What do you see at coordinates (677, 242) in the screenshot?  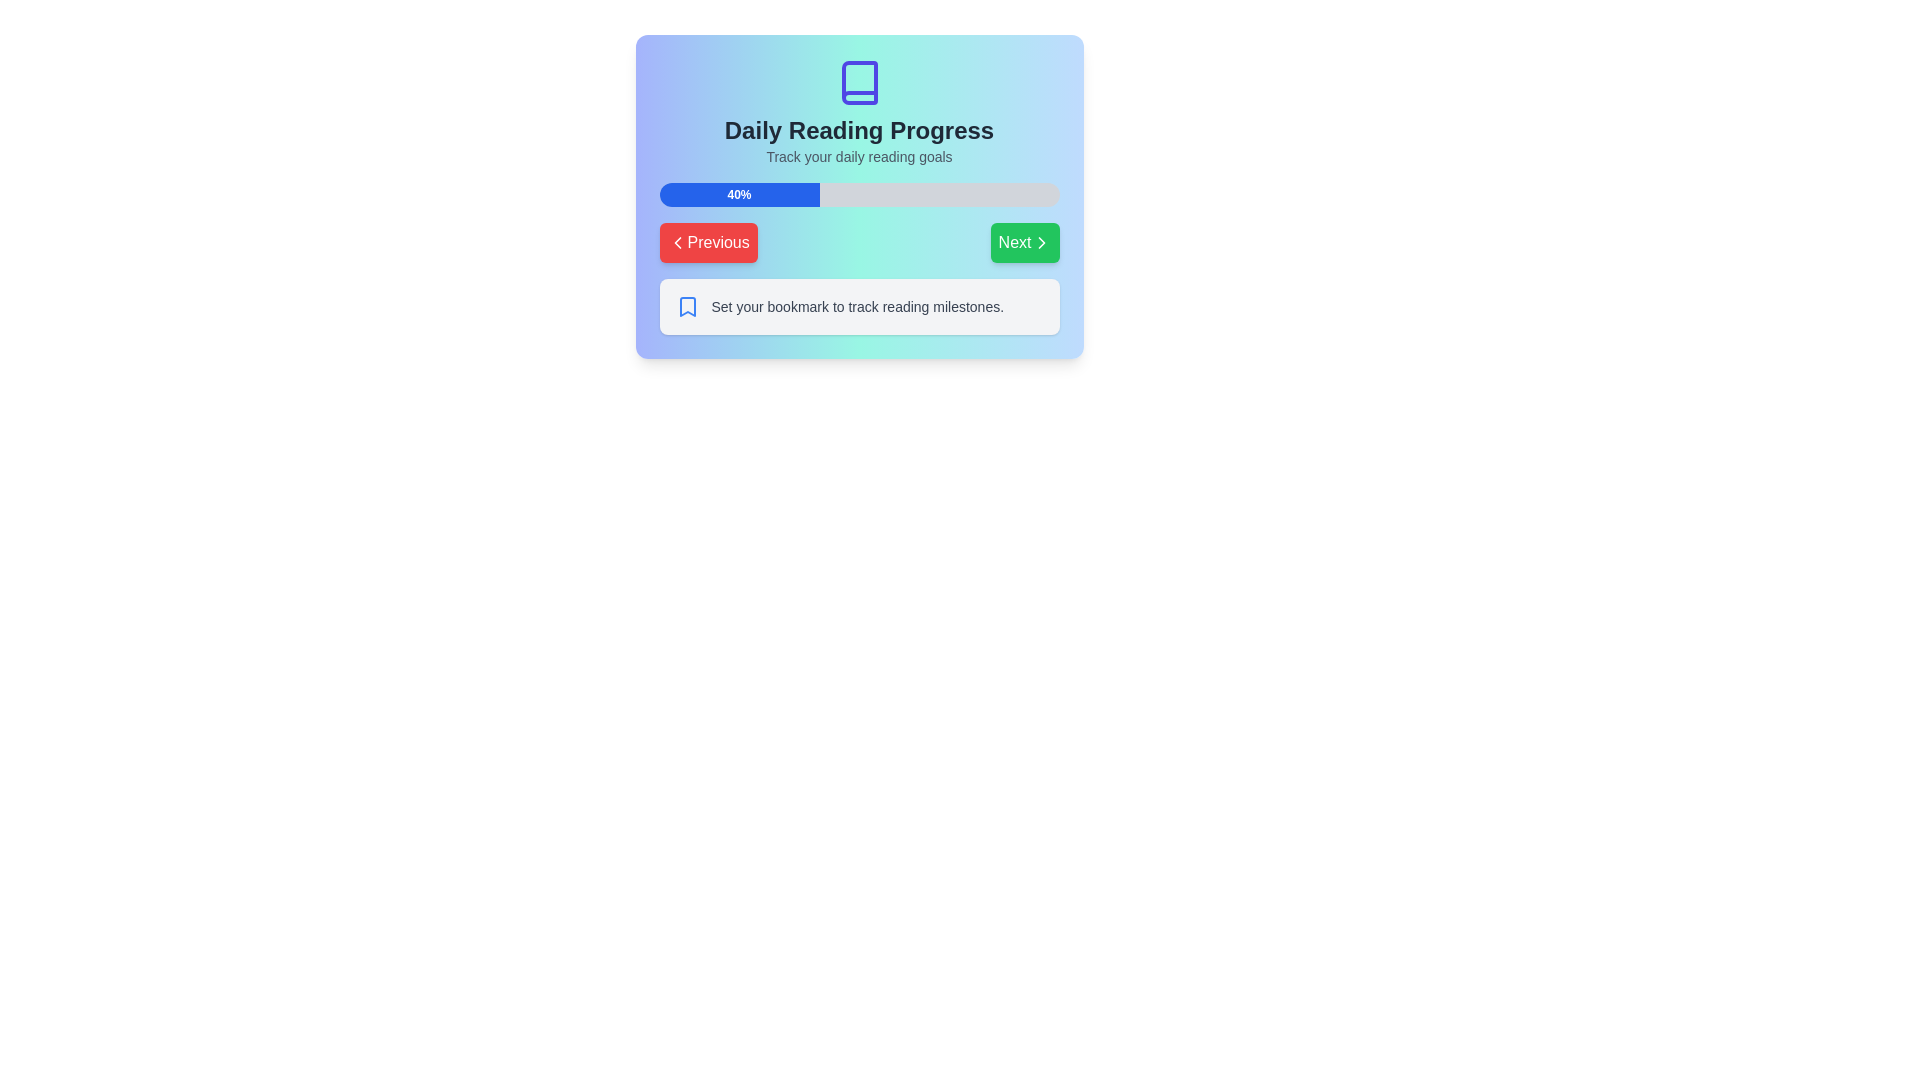 I see `the 'Previous' navigational icon located within the red button` at bounding box center [677, 242].